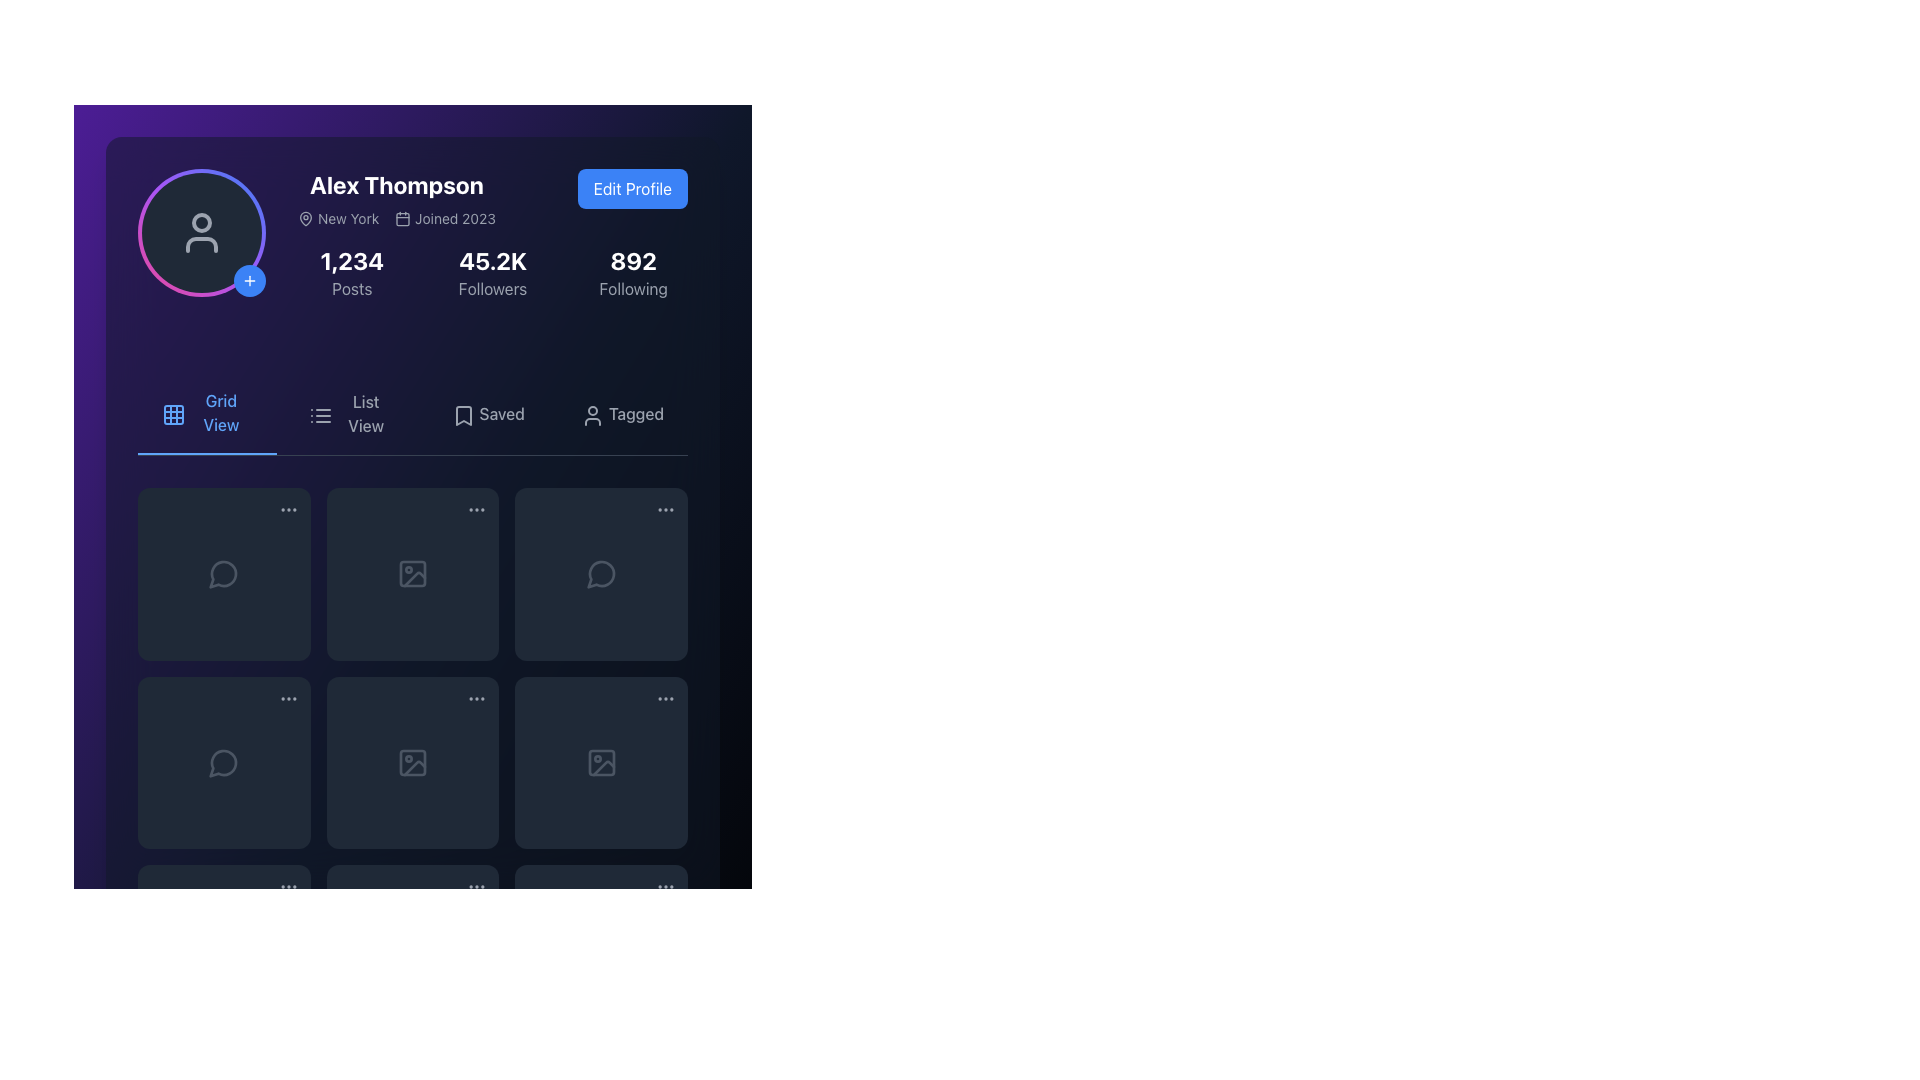  Describe the element at coordinates (224, 763) in the screenshot. I see `the chat icon button which is represented by a speech bubble icon, located in the second row, first column of a 3x3 grid layout` at that location.